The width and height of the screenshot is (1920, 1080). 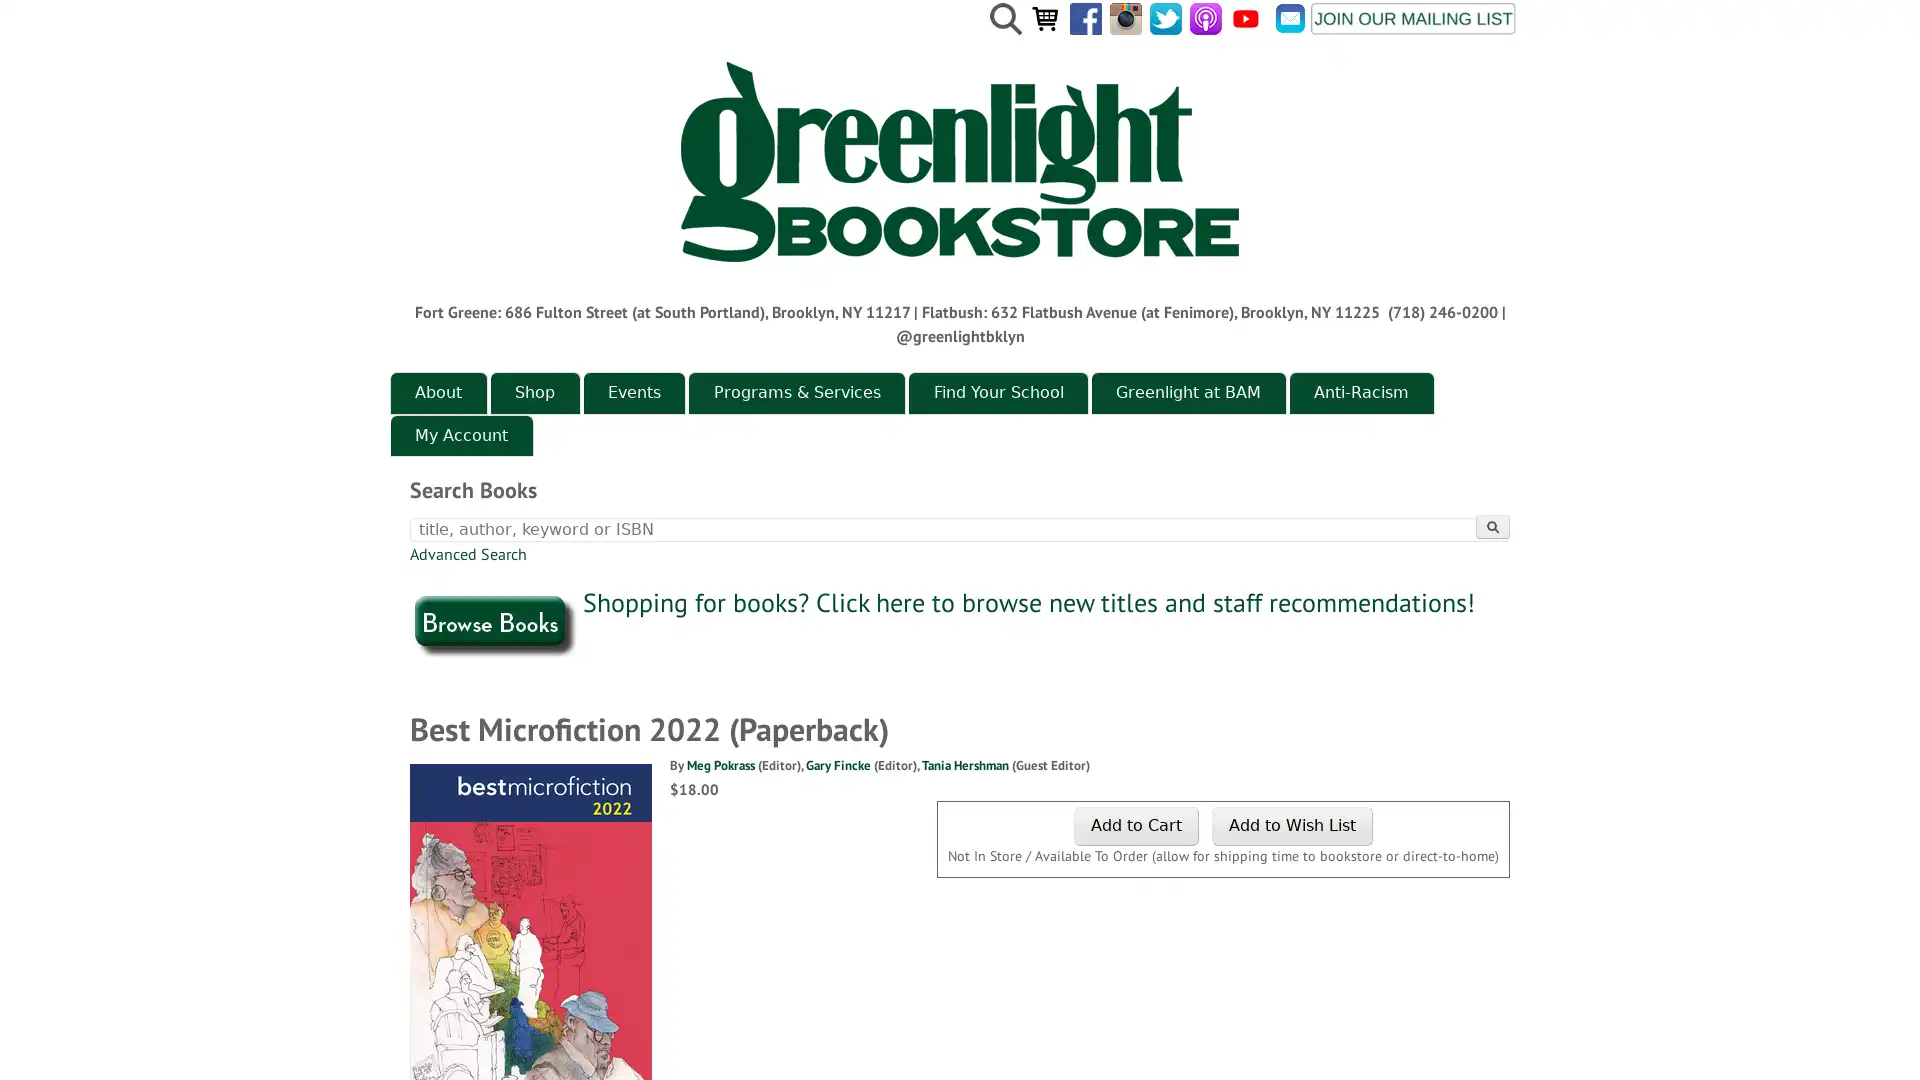 What do you see at coordinates (1492, 769) in the screenshot?
I see `Search` at bounding box center [1492, 769].